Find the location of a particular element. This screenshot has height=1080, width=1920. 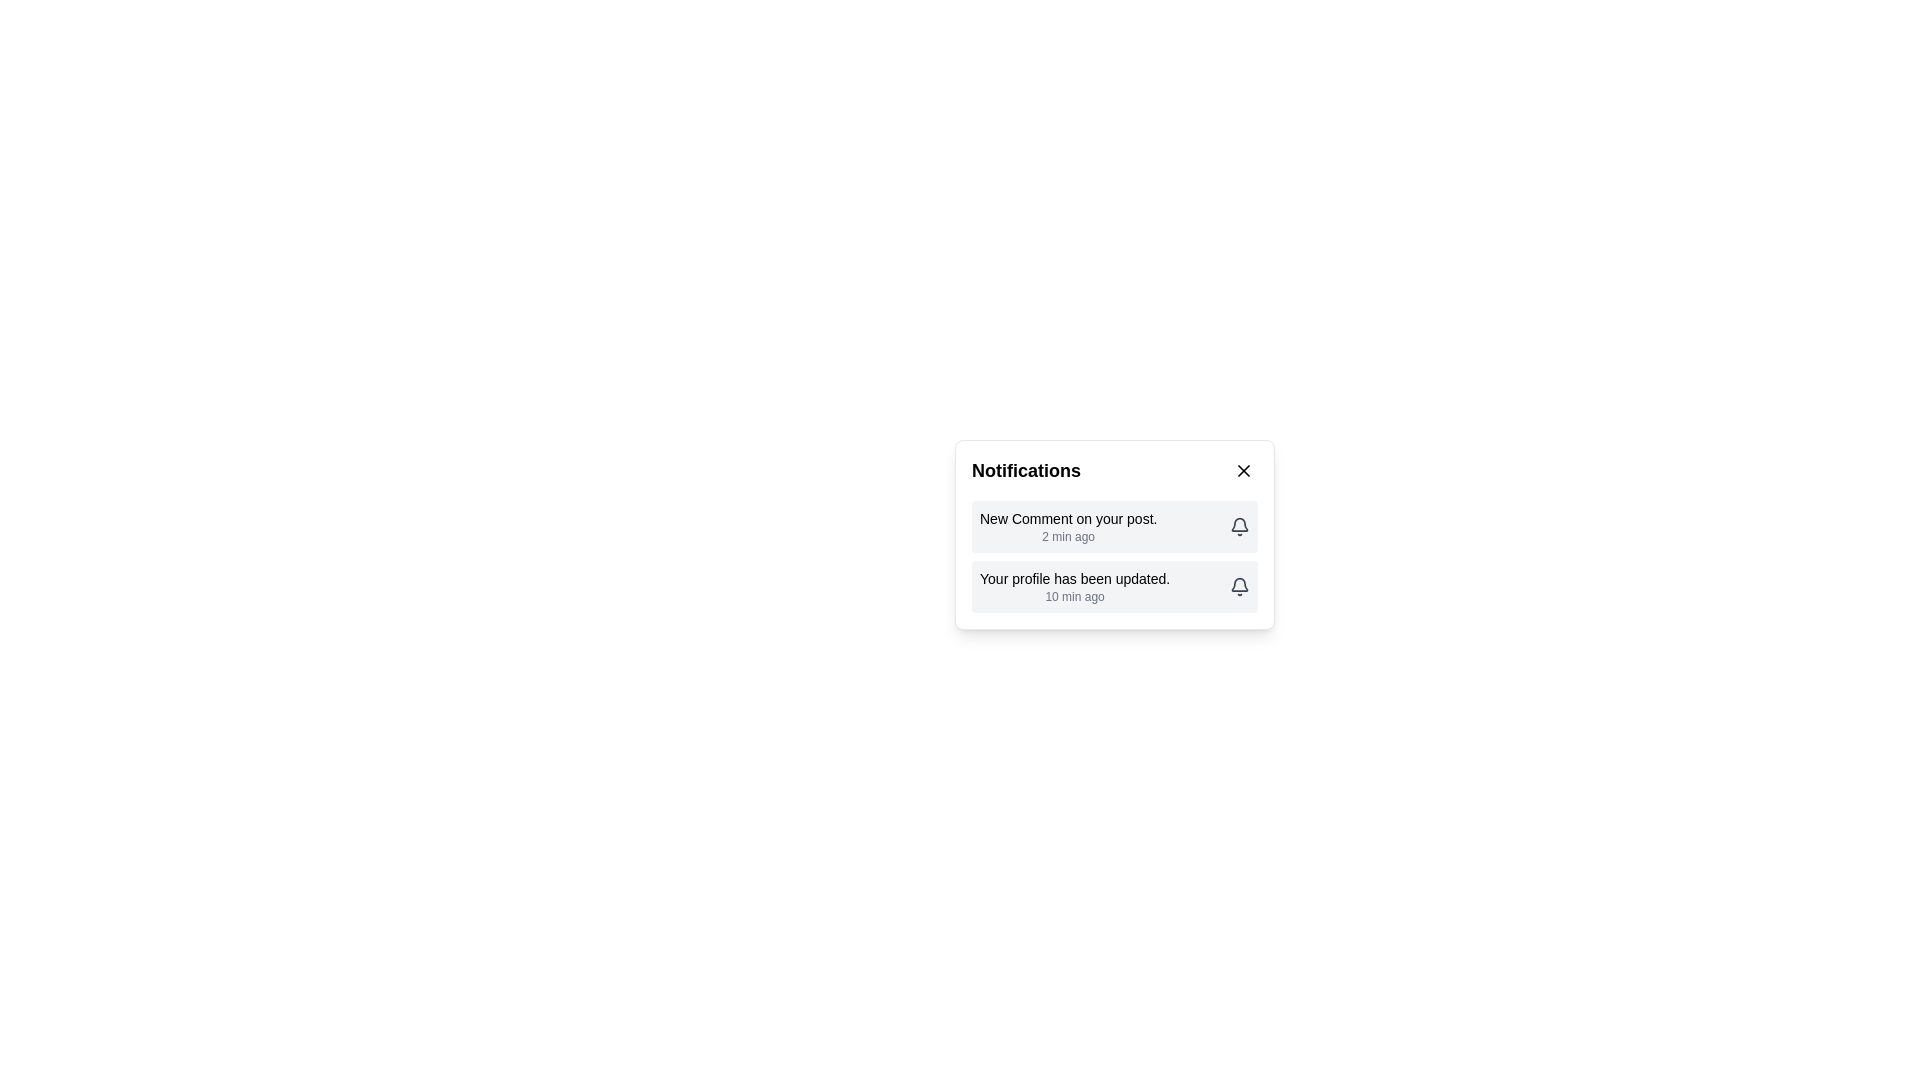

the icon button resembling an 'X' located in the top-right corner of the notification popup to change its background color is located at coordinates (1242, 470).